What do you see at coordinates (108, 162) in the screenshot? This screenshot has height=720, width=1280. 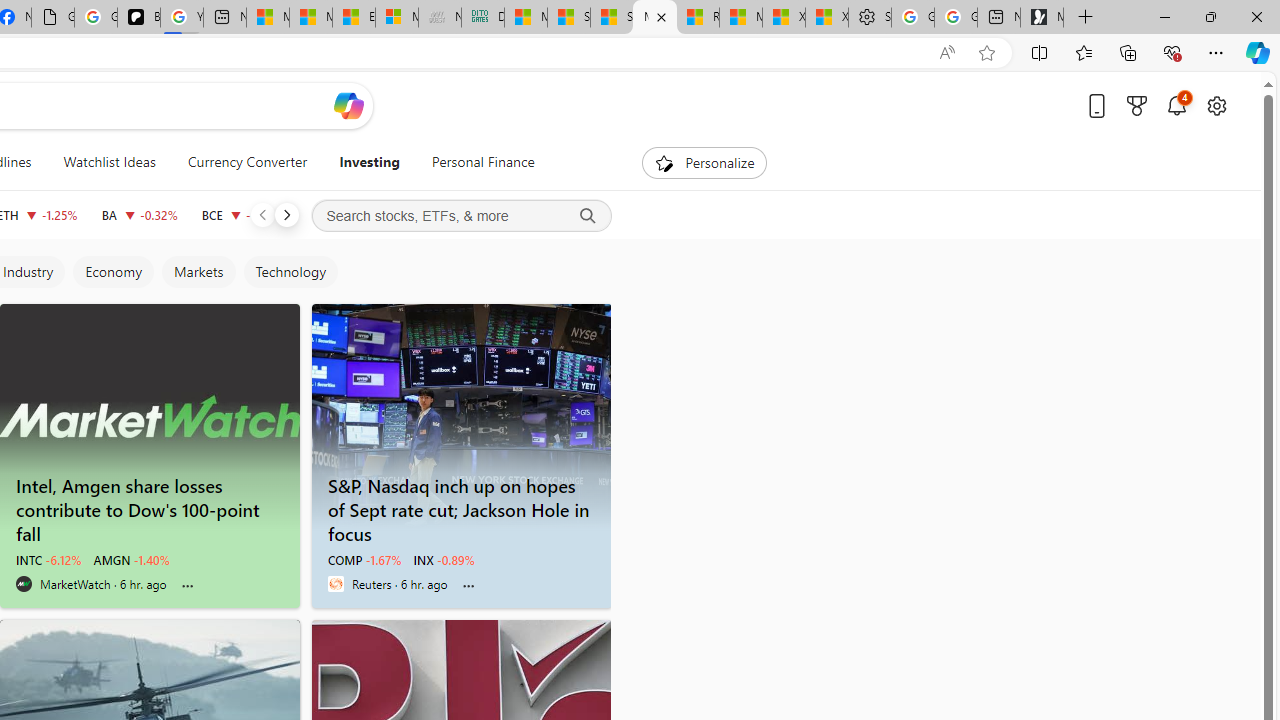 I see `'Watchlist Ideas'` at bounding box center [108, 162].